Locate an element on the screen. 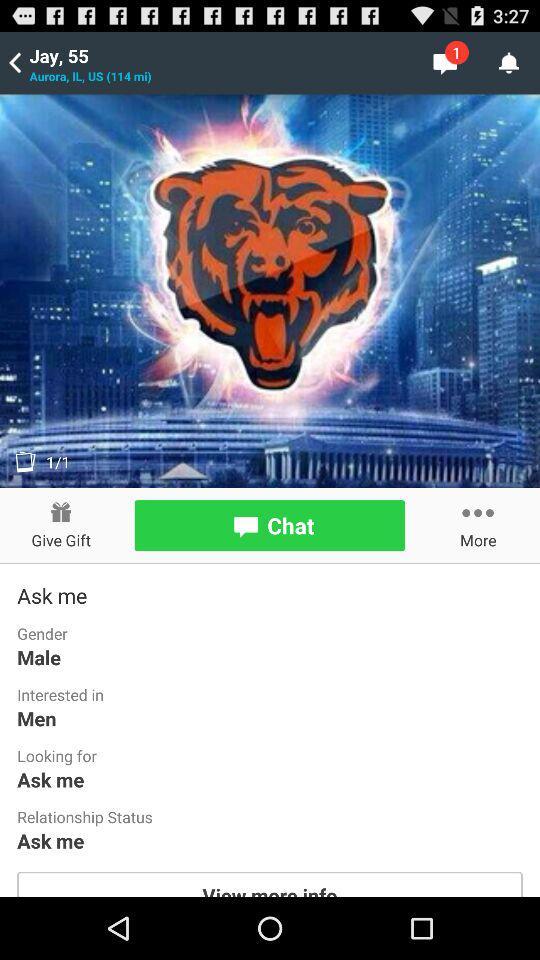 The width and height of the screenshot is (540, 960). the chat bar is located at coordinates (269, 524).